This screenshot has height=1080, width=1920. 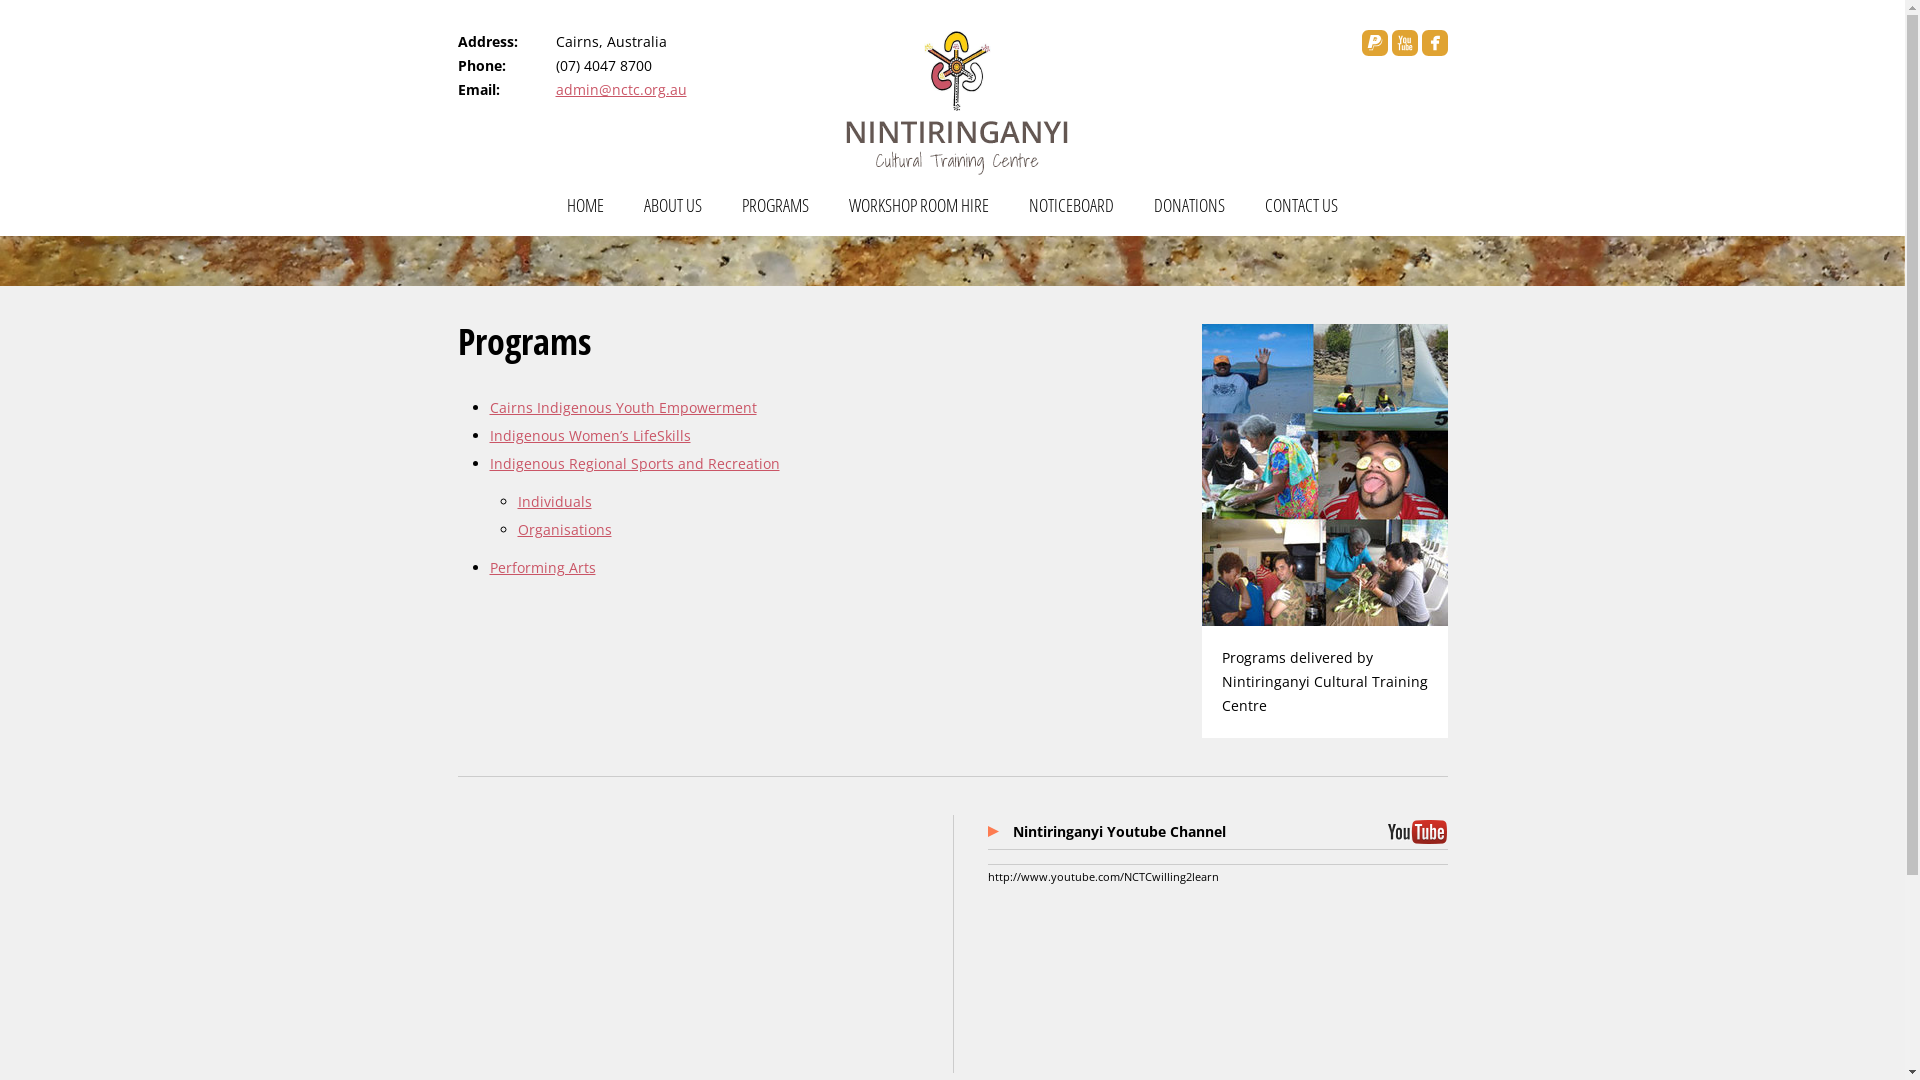 I want to click on 'ABOUT US', so click(x=672, y=212).